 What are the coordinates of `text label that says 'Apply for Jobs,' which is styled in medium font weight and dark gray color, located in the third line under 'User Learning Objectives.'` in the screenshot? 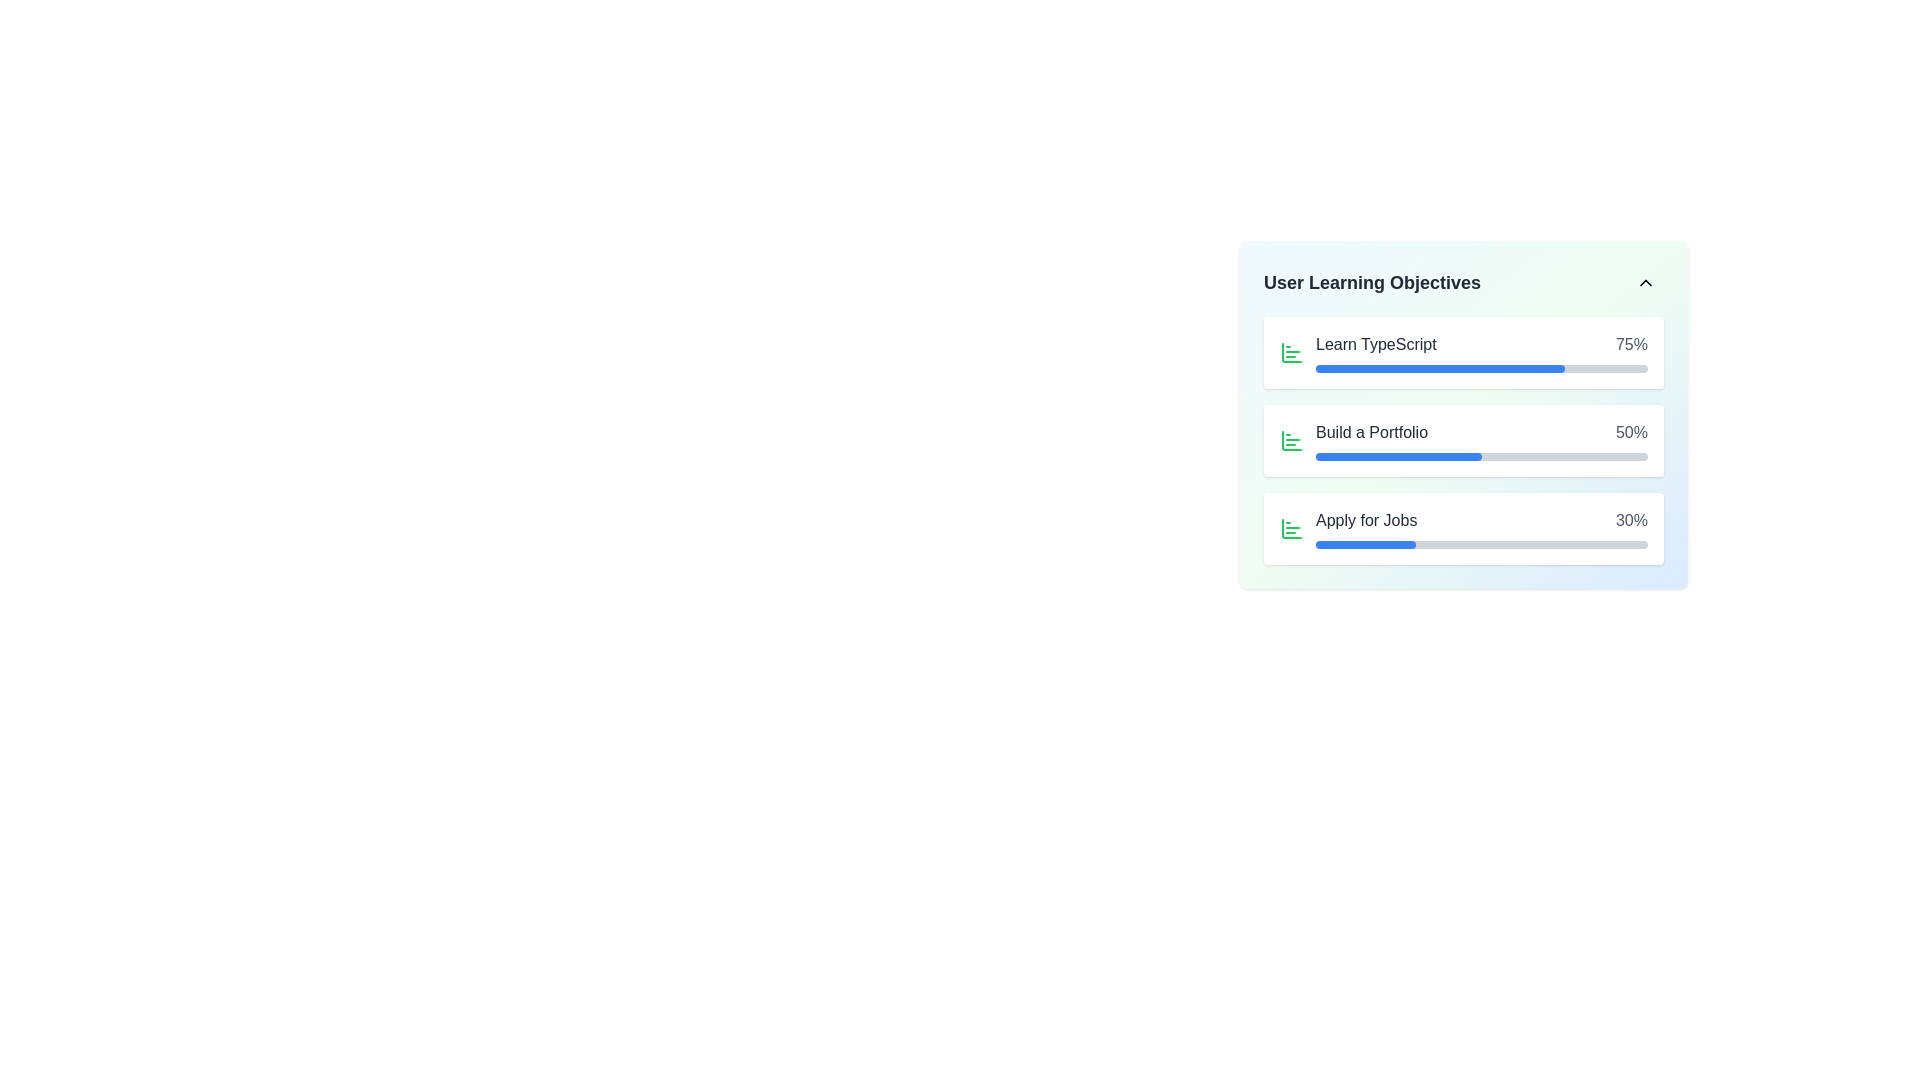 It's located at (1365, 519).